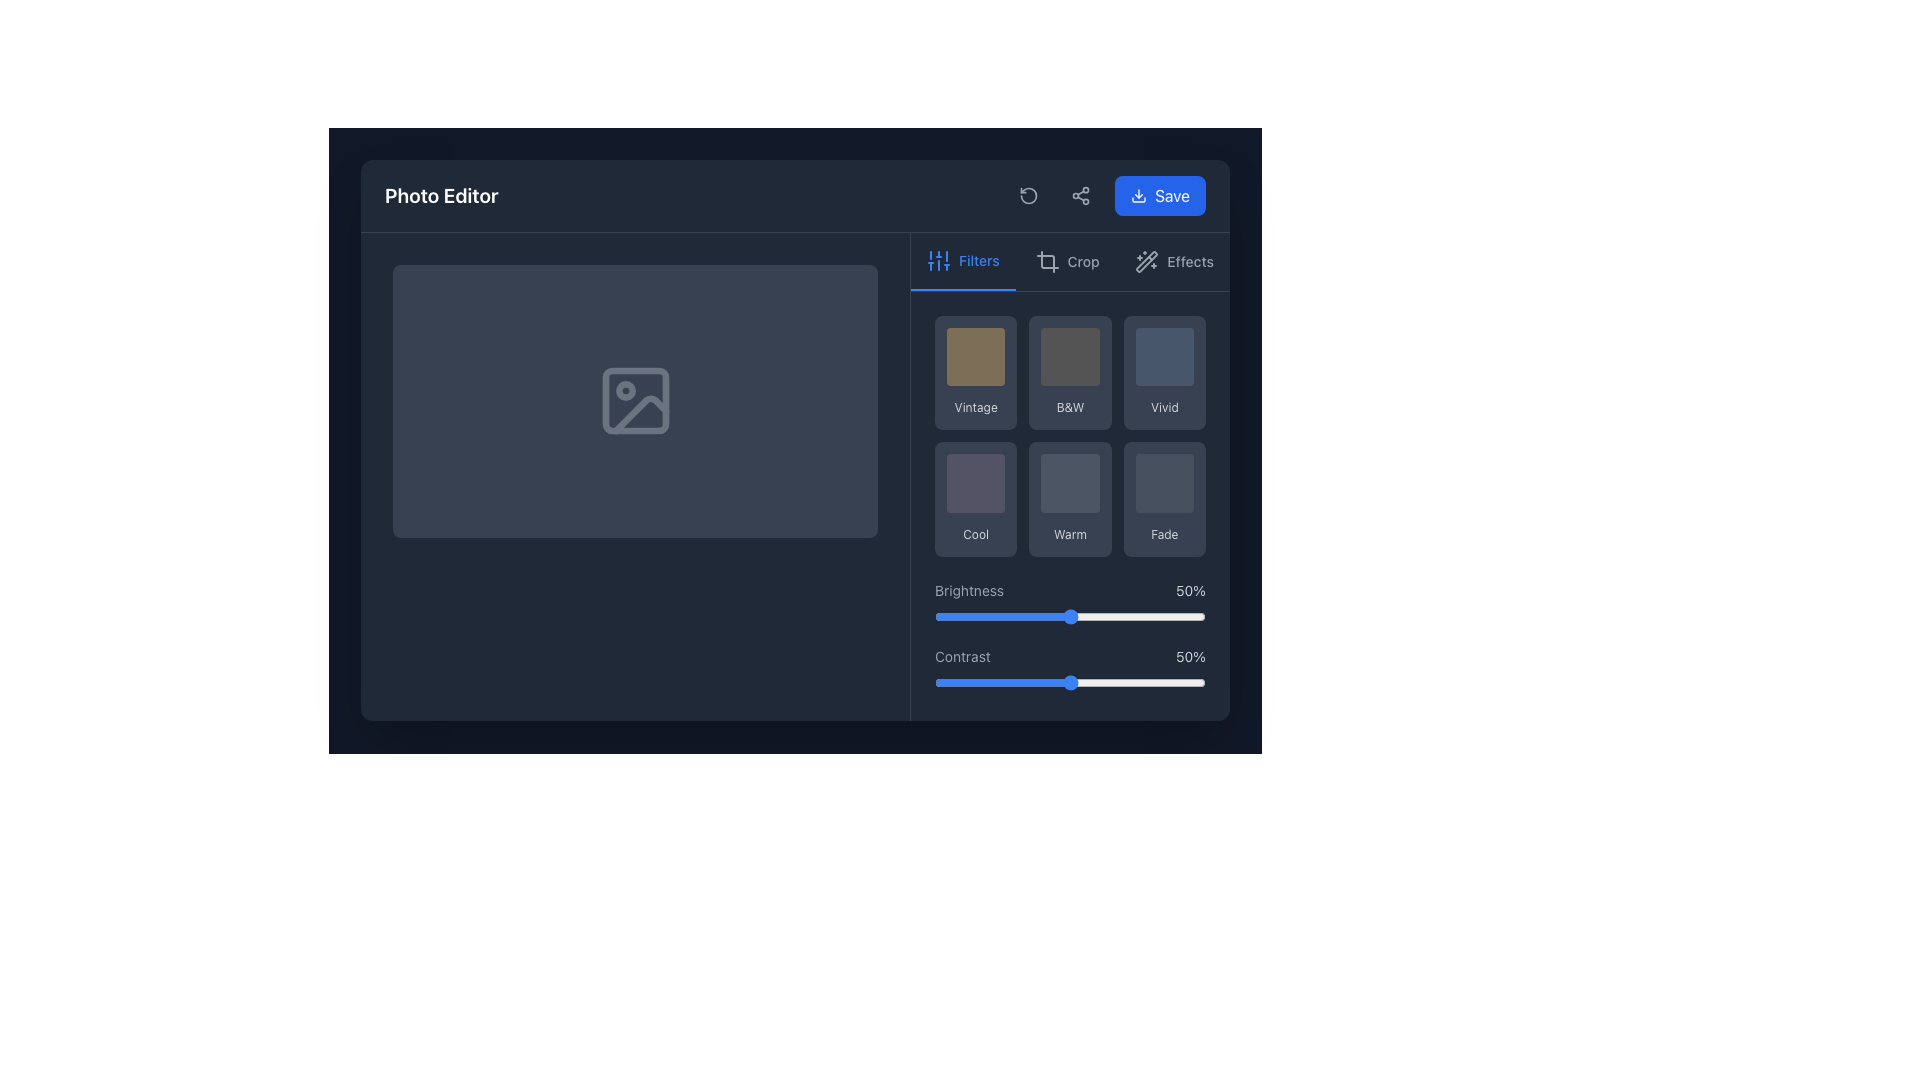 Image resolution: width=1920 pixels, height=1080 pixels. I want to click on the icon button representing a counterclockwise arrow in a circular outline to rotate an item counterclockwise, so click(1029, 196).